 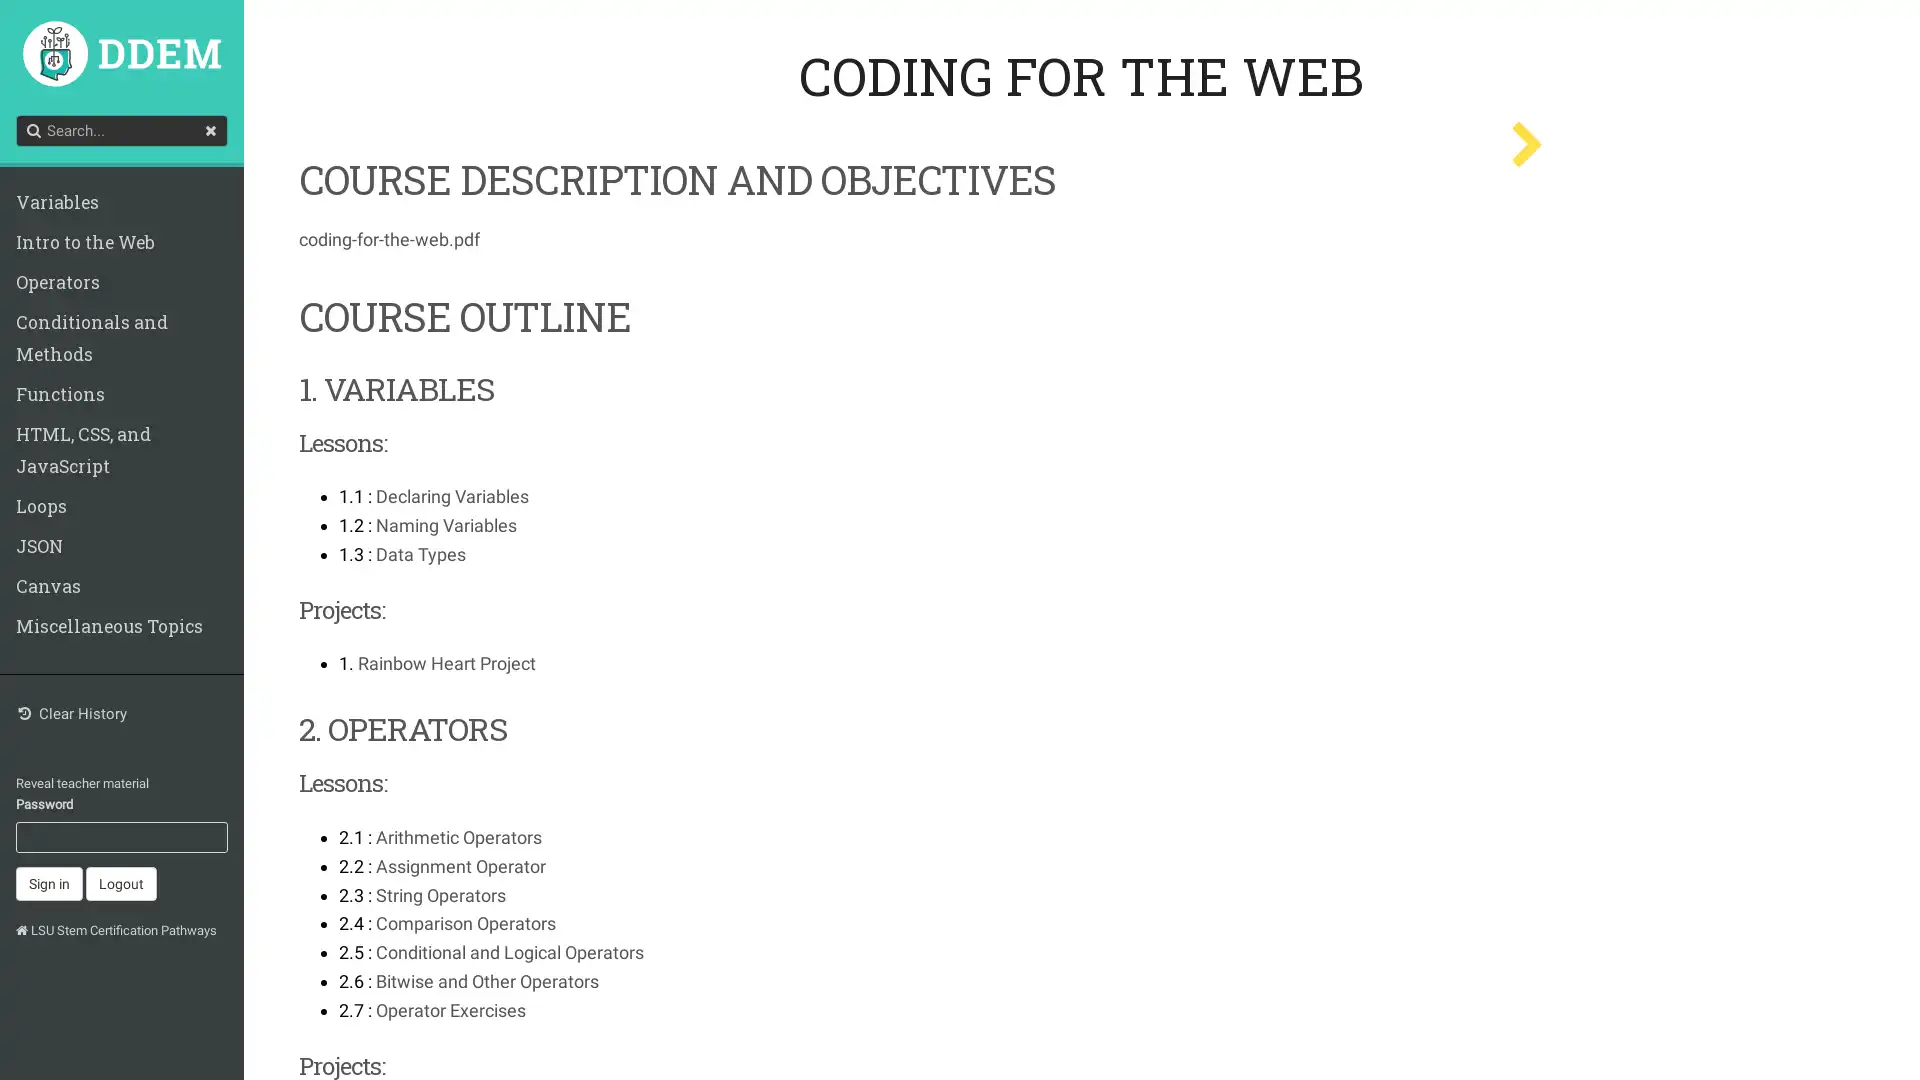 I want to click on Logout, so click(x=120, y=839).